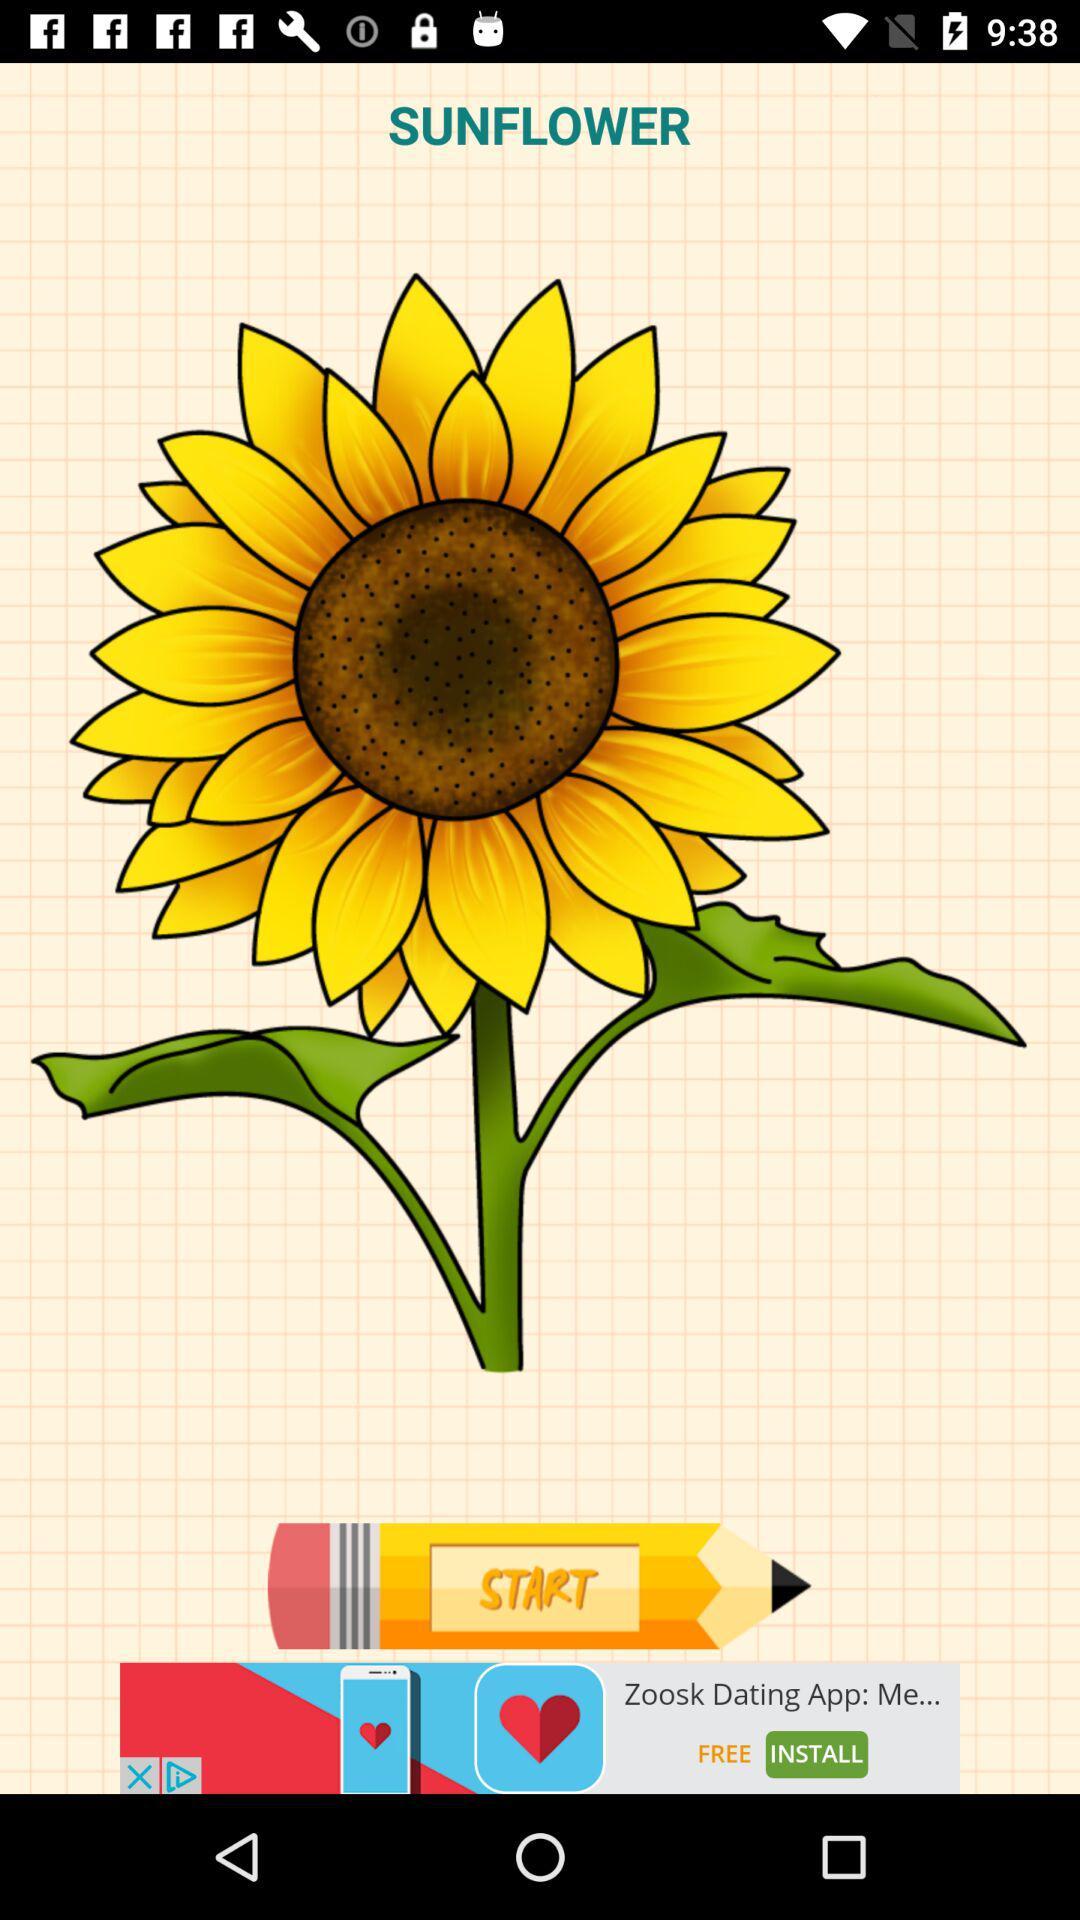 This screenshot has width=1080, height=1920. I want to click on this add install, so click(540, 1727).